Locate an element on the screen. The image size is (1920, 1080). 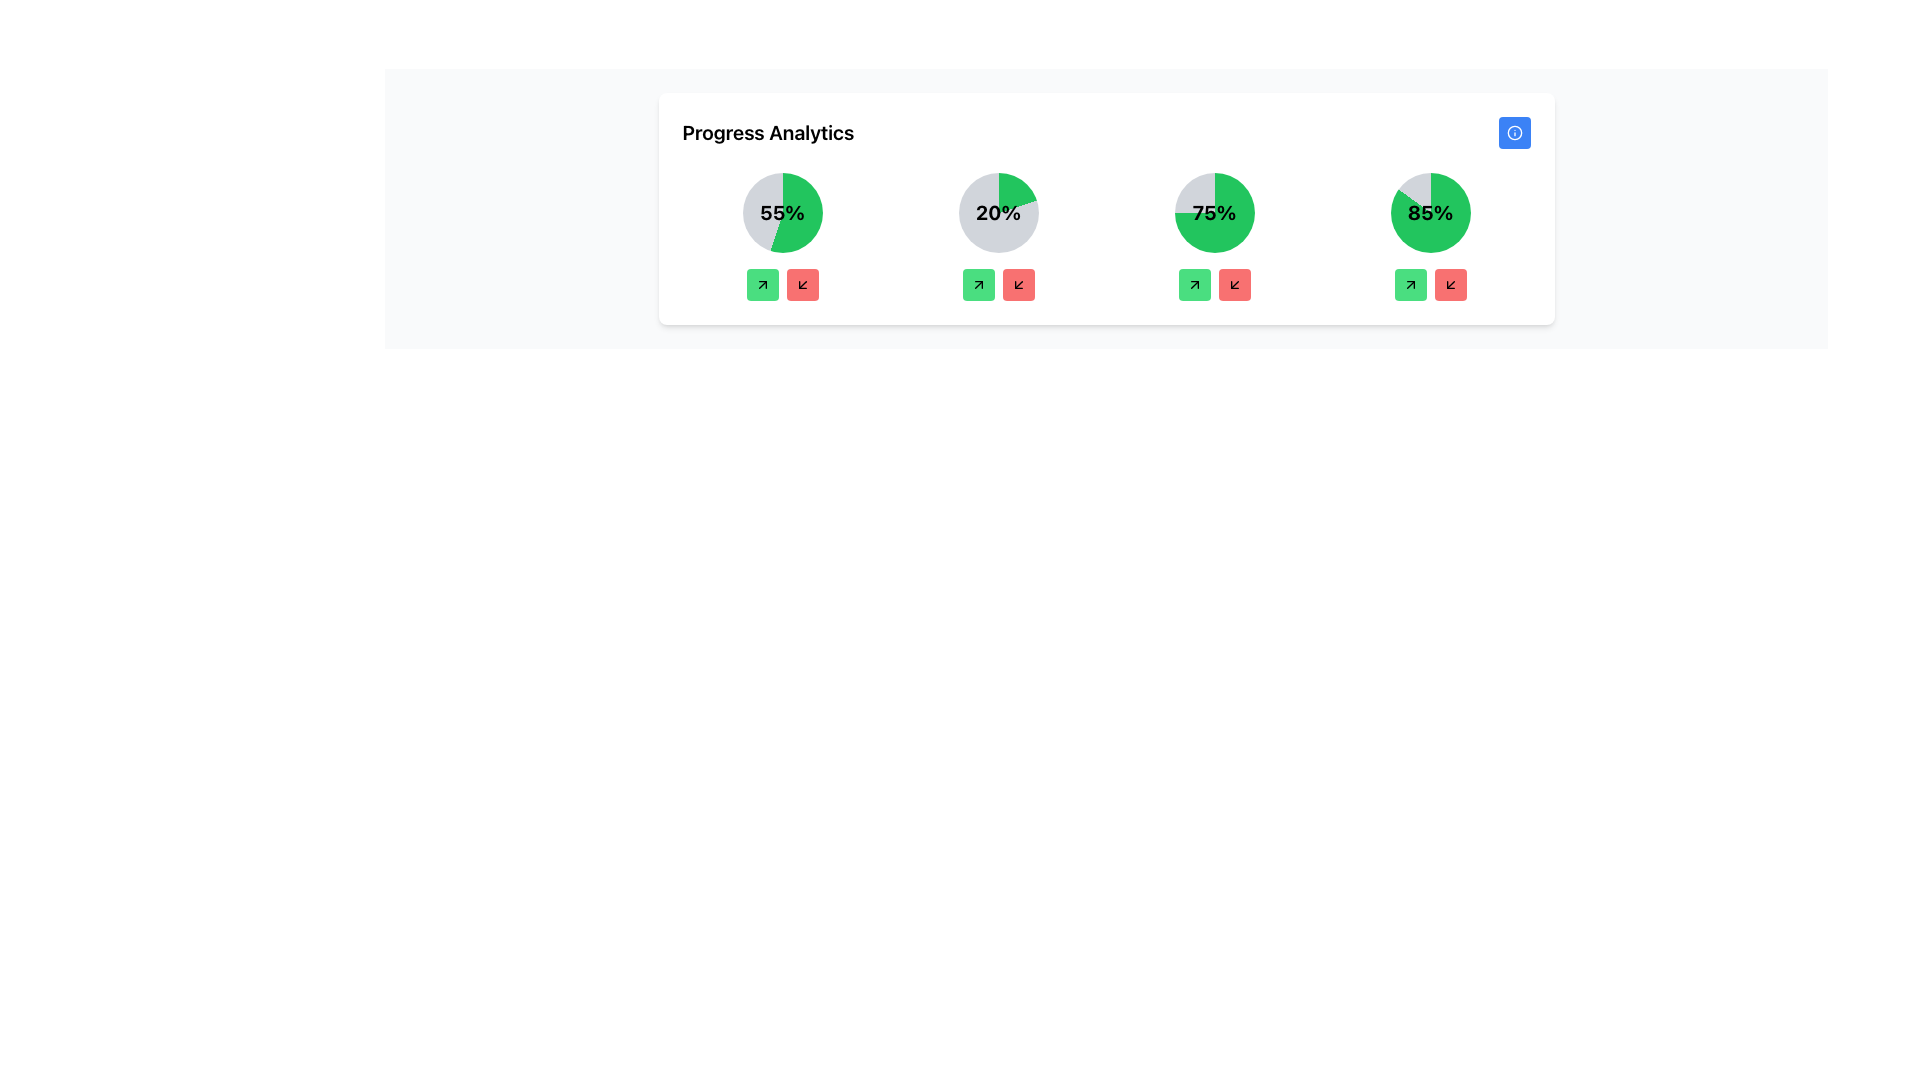
the bold numeric text '85%' displayed within the green and gray circular progress indicator is located at coordinates (1429, 212).